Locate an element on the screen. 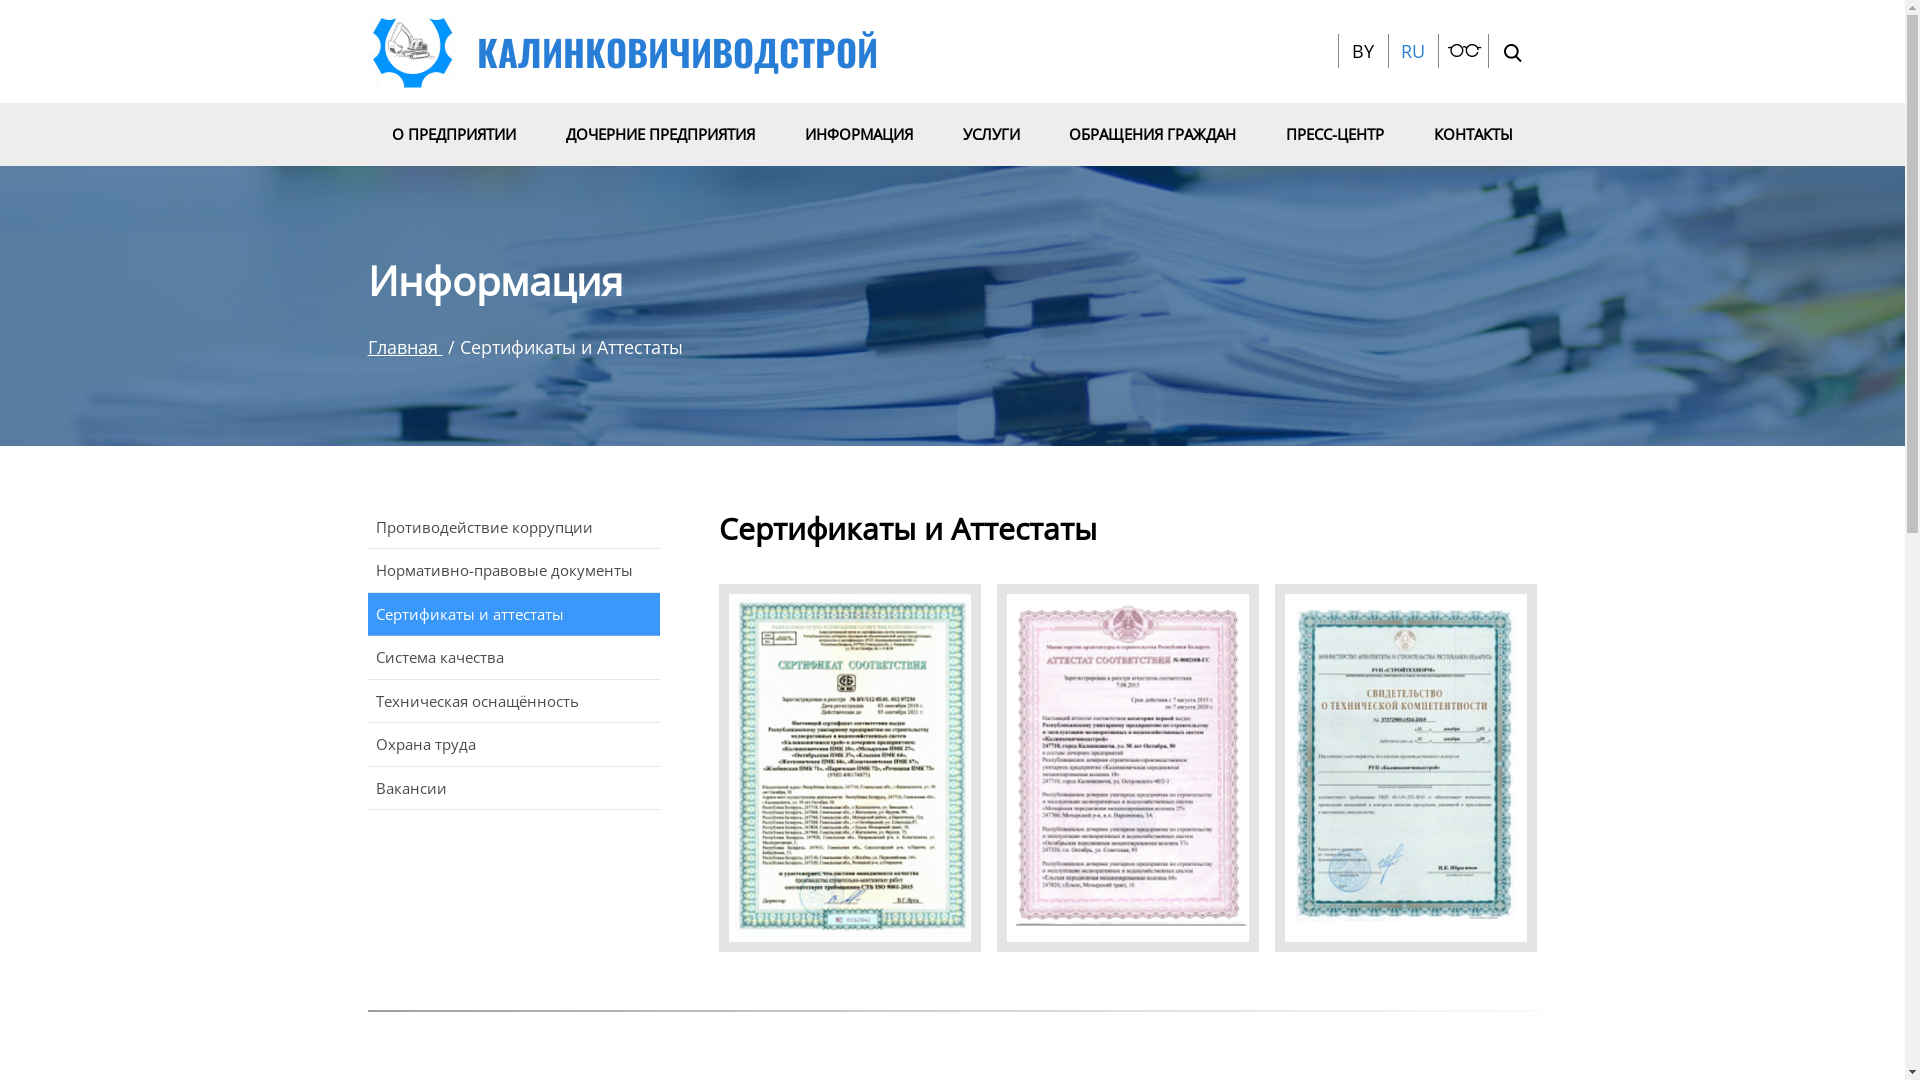 Image resolution: width=1920 pixels, height=1080 pixels. 'BY' is located at coordinates (1352, 50).